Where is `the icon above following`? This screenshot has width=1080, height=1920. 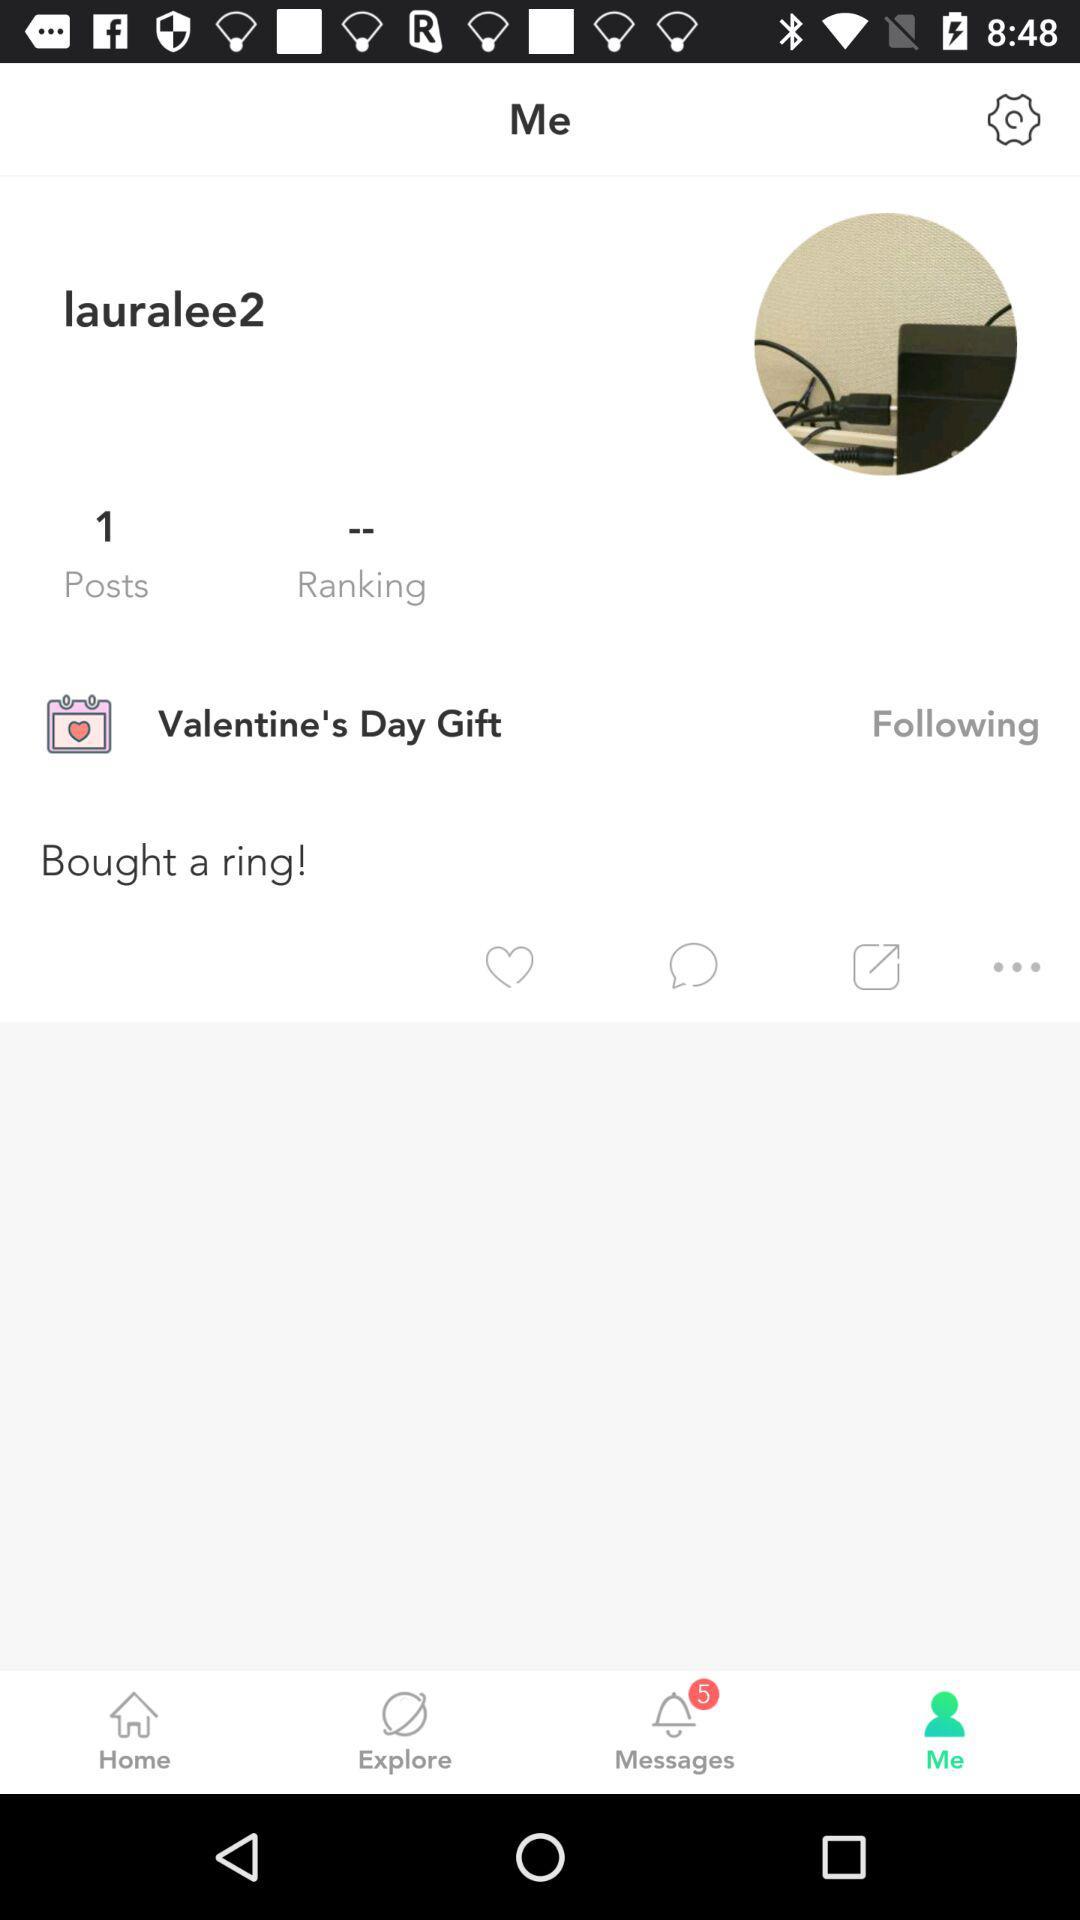
the icon above following is located at coordinates (884, 344).